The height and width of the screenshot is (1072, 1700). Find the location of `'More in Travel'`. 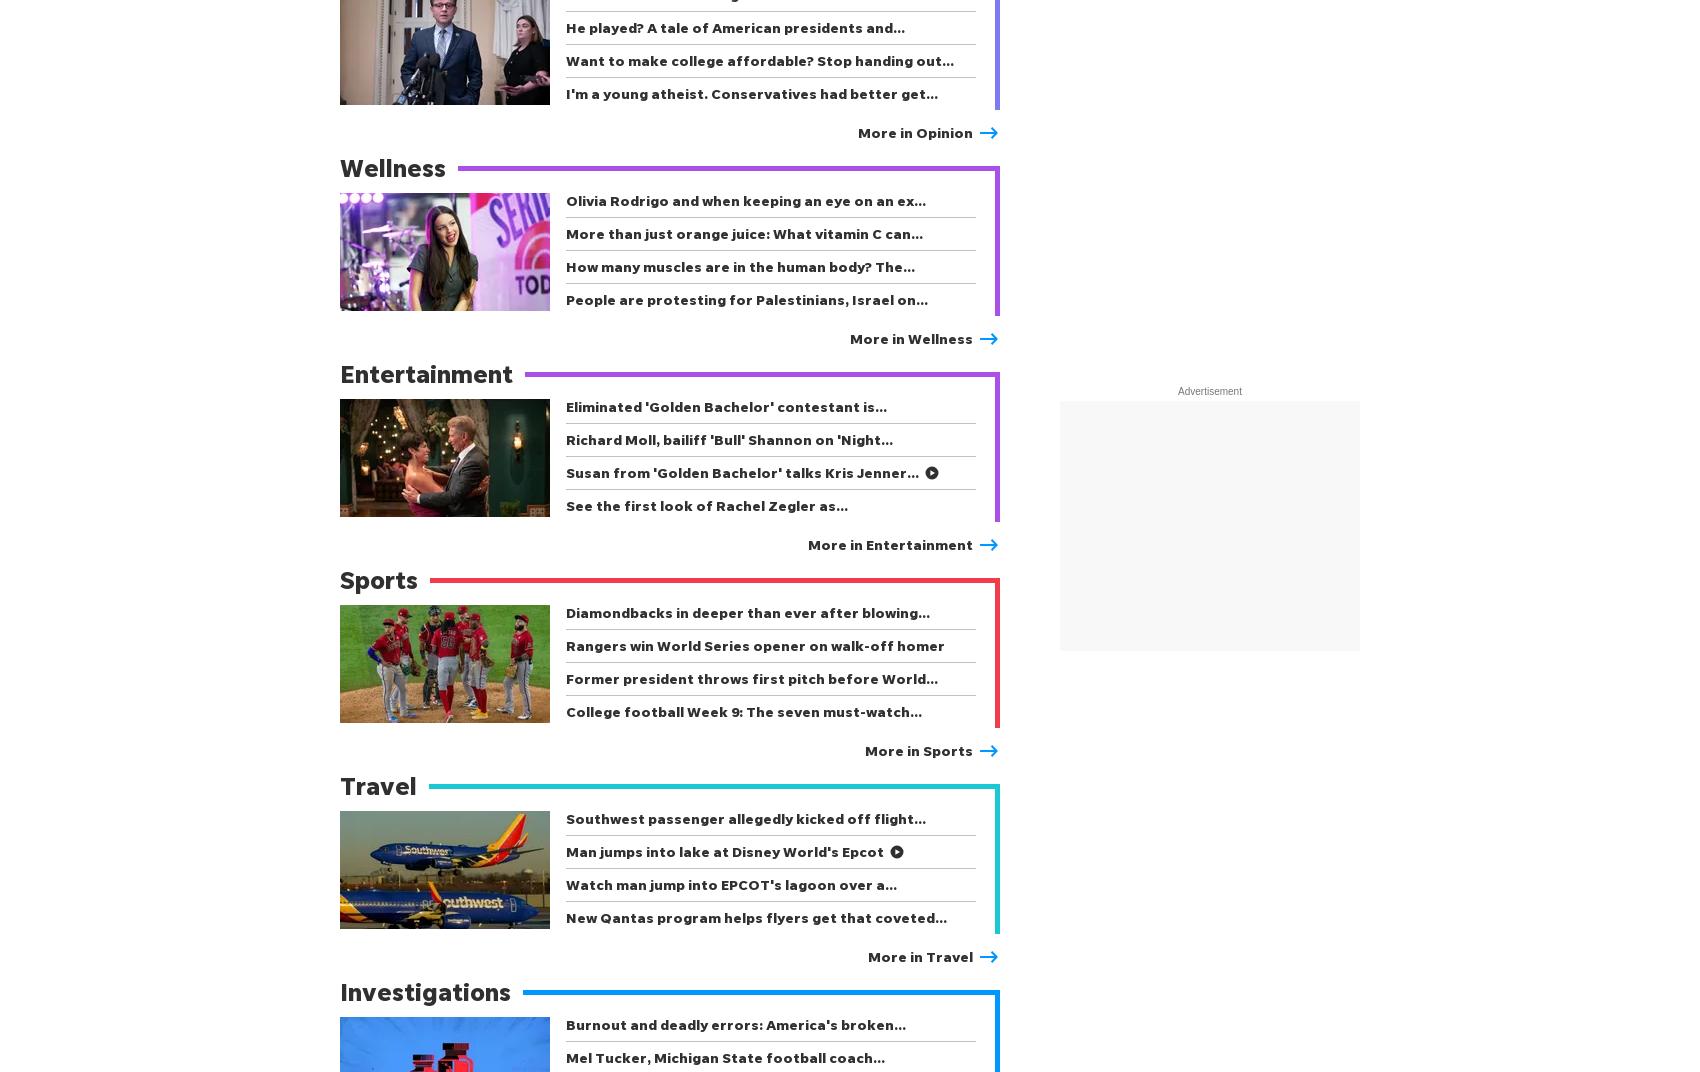

'More in Travel' is located at coordinates (920, 955).